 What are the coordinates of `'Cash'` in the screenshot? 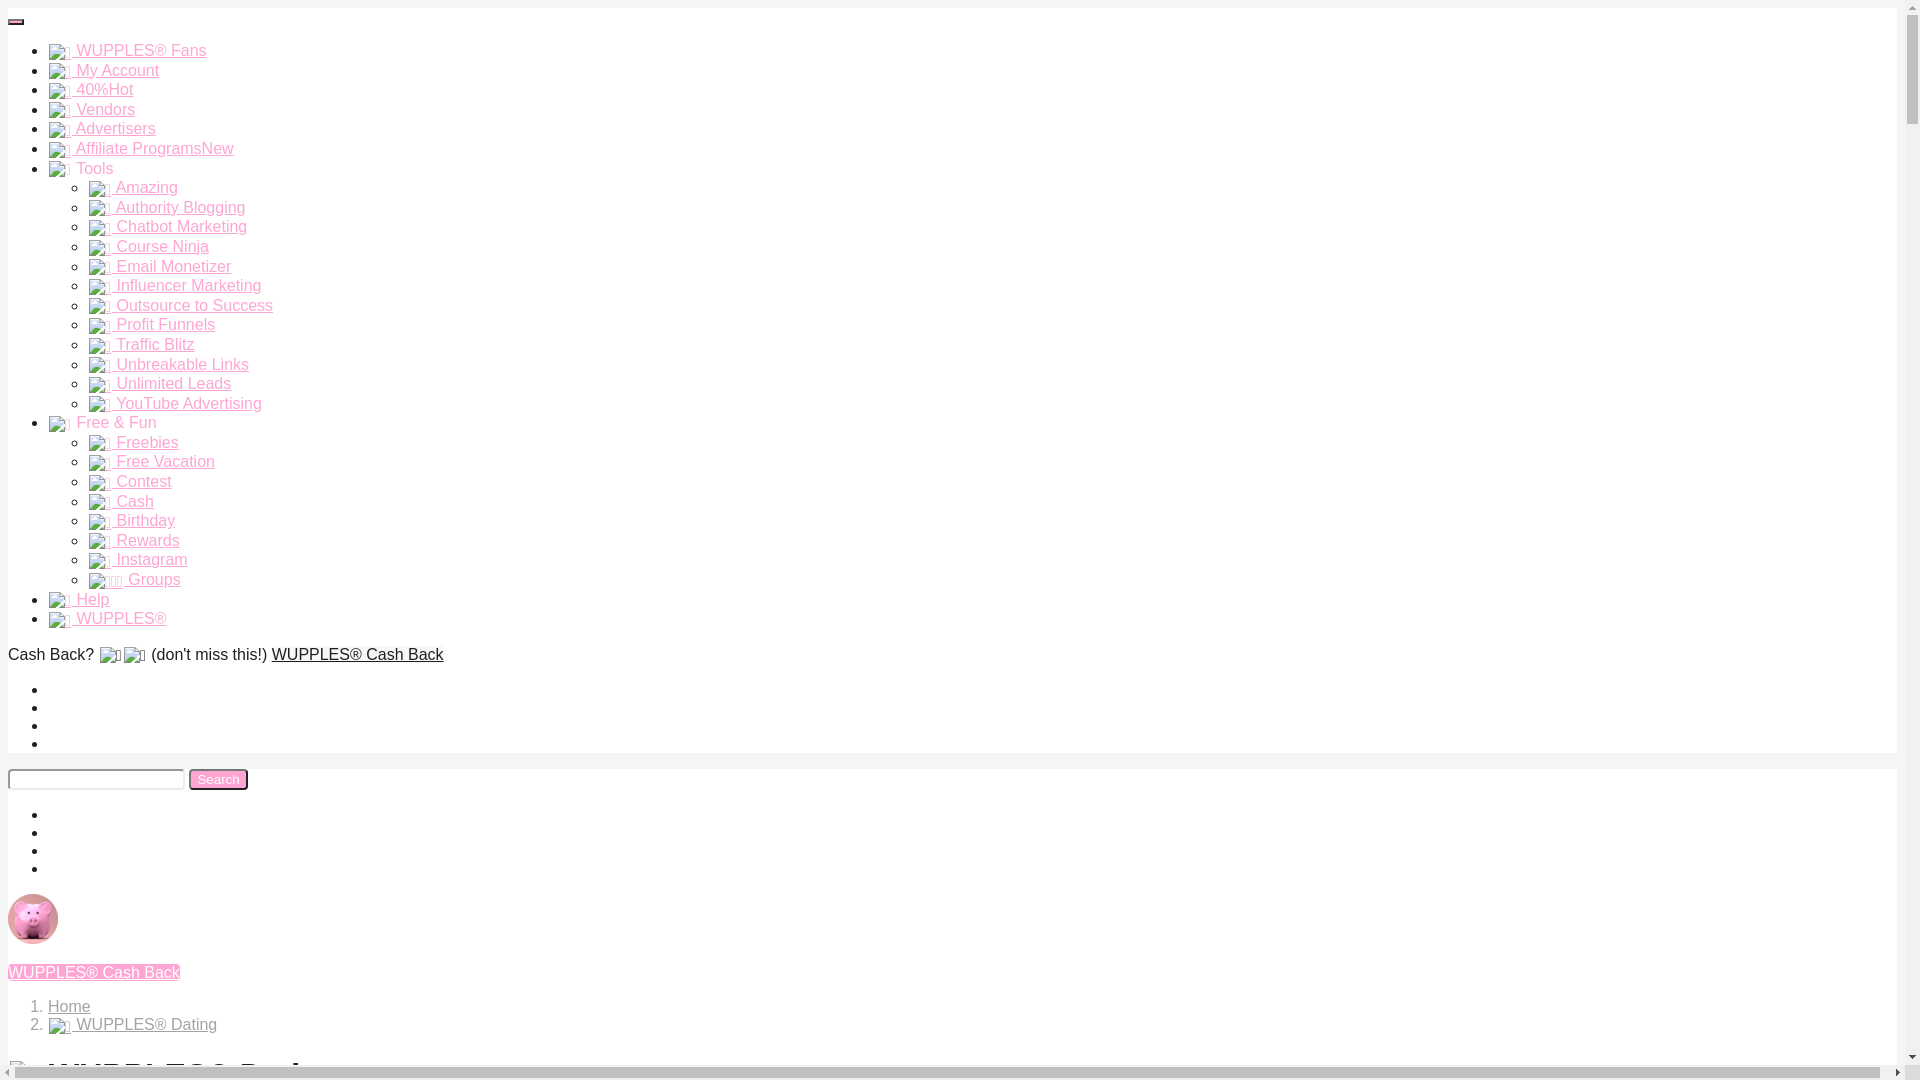 It's located at (86, 500).